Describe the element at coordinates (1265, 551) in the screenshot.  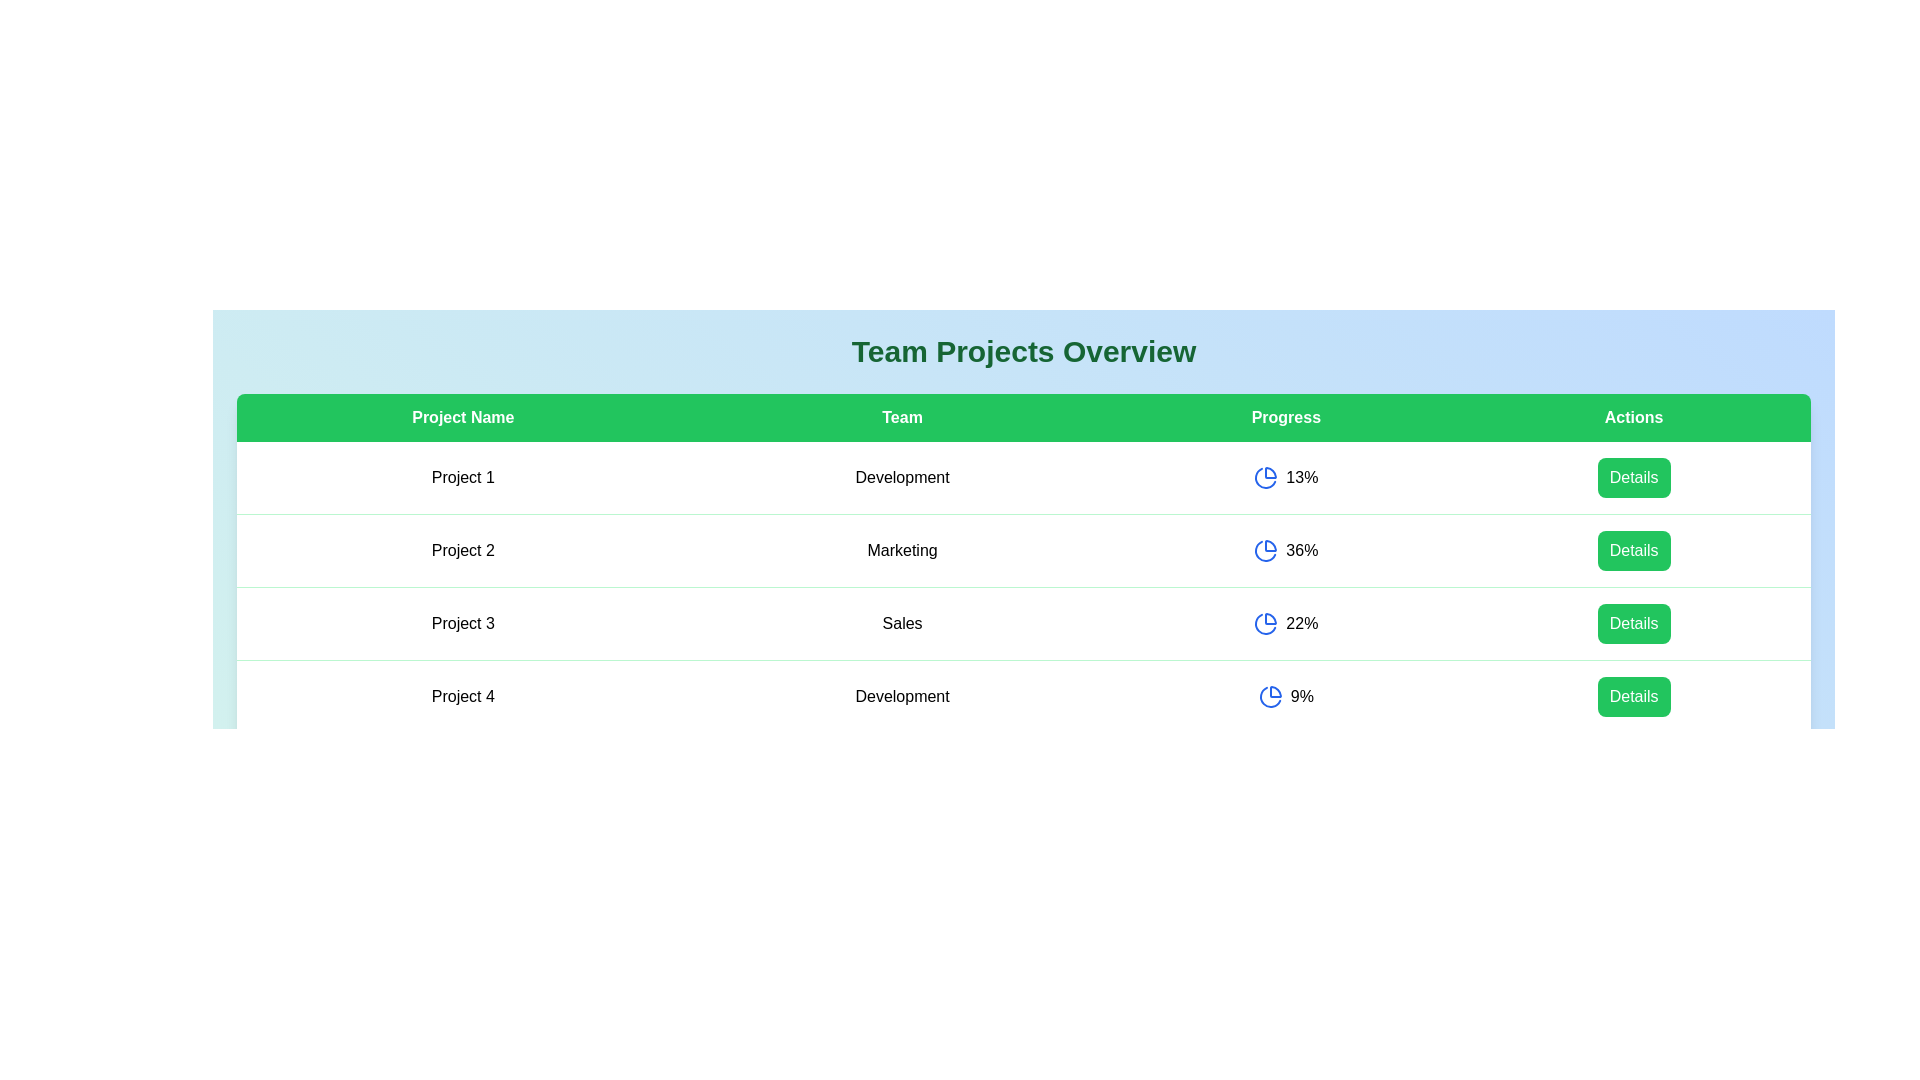
I see `the pie chart icon for the project with ID 2` at that location.